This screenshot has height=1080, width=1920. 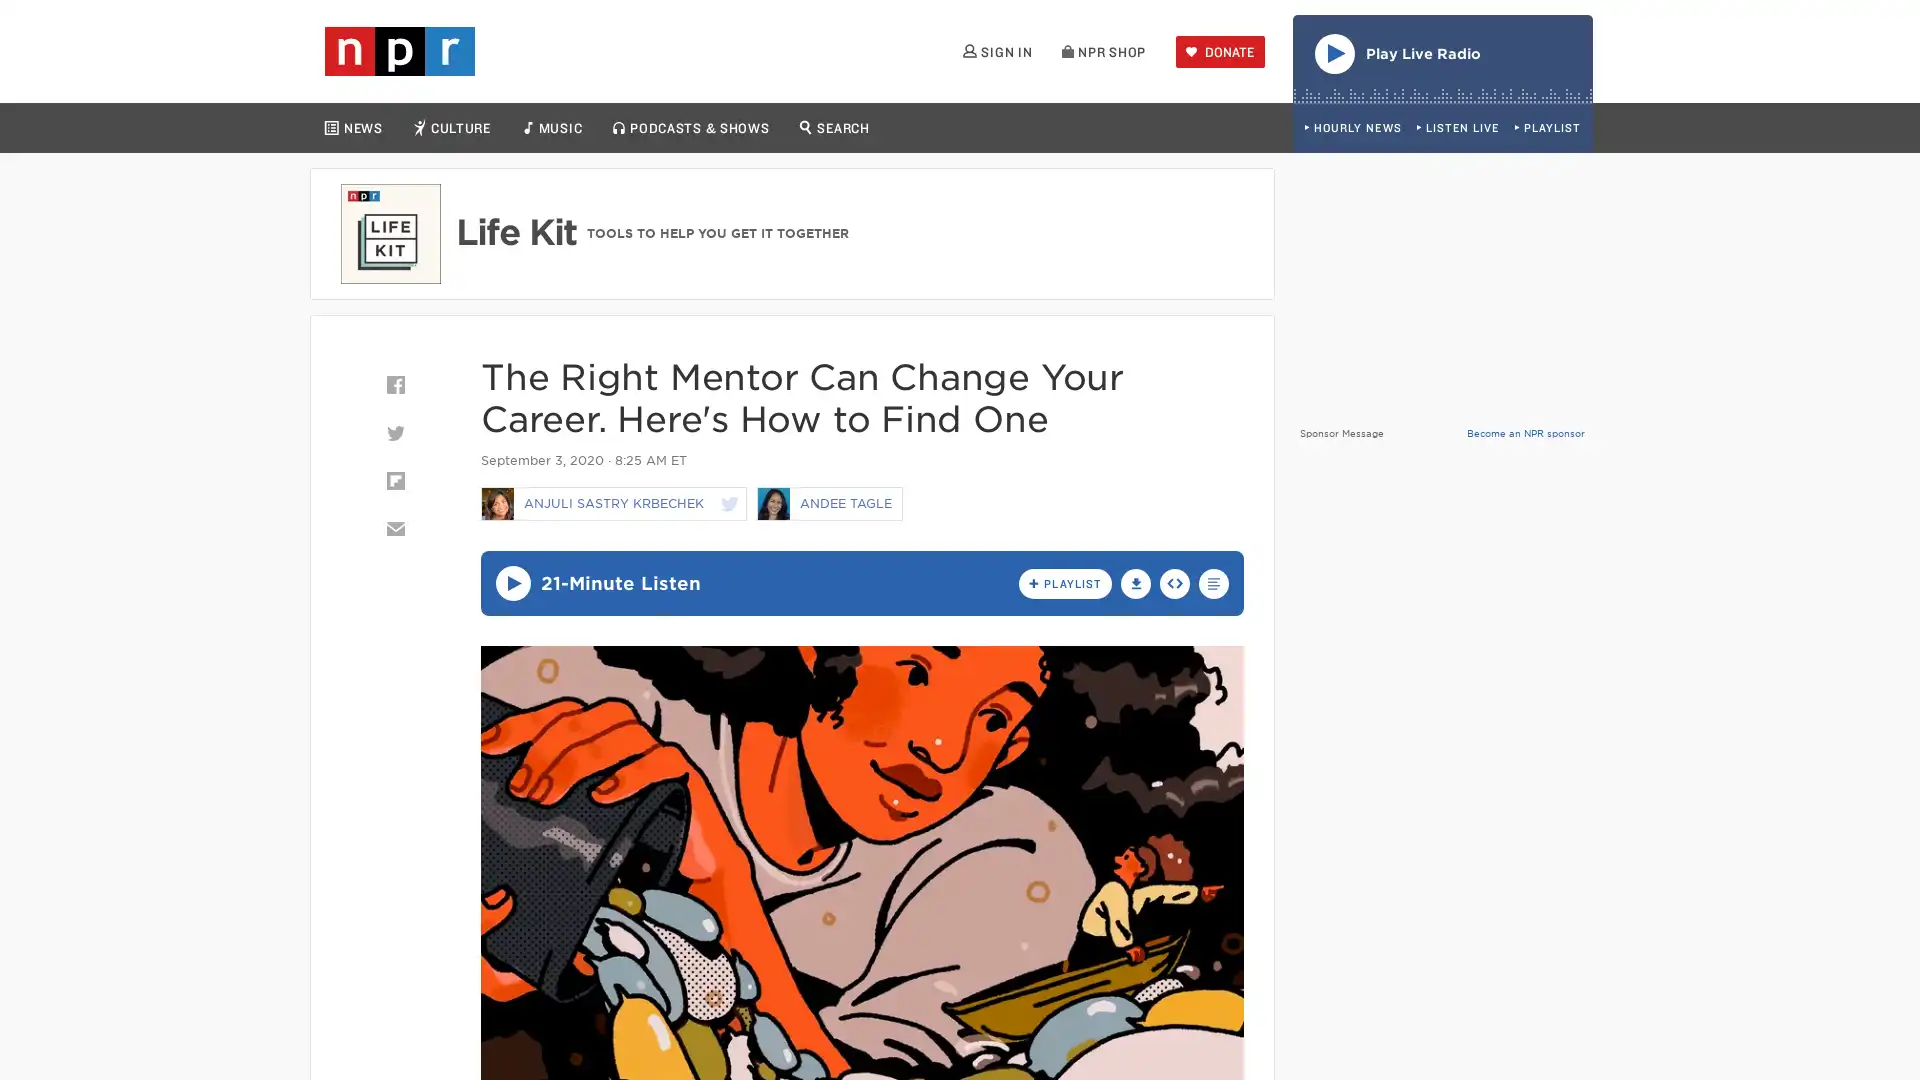 I want to click on Play Live Radio, so click(x=1443, y=57).